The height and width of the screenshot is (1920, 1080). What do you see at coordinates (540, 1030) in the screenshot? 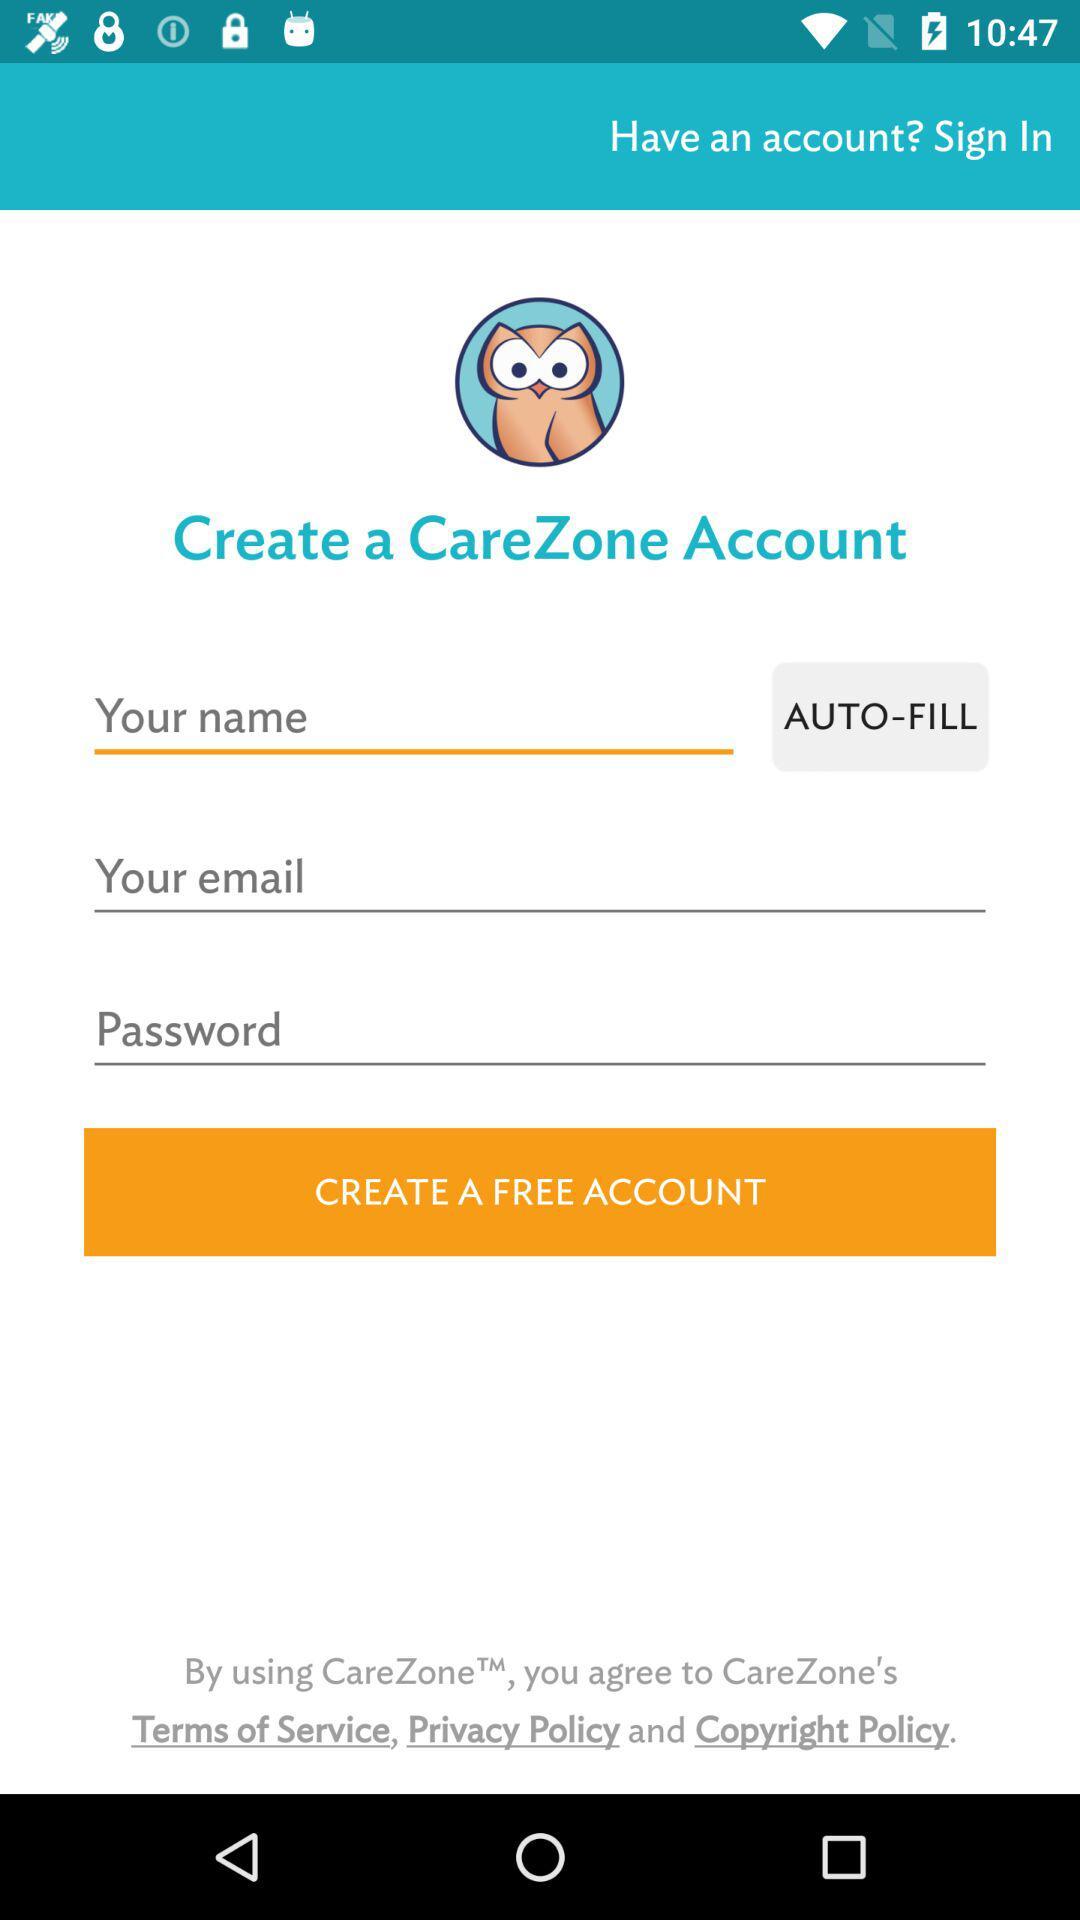
I see `password` at bounding box center [540, 1030].